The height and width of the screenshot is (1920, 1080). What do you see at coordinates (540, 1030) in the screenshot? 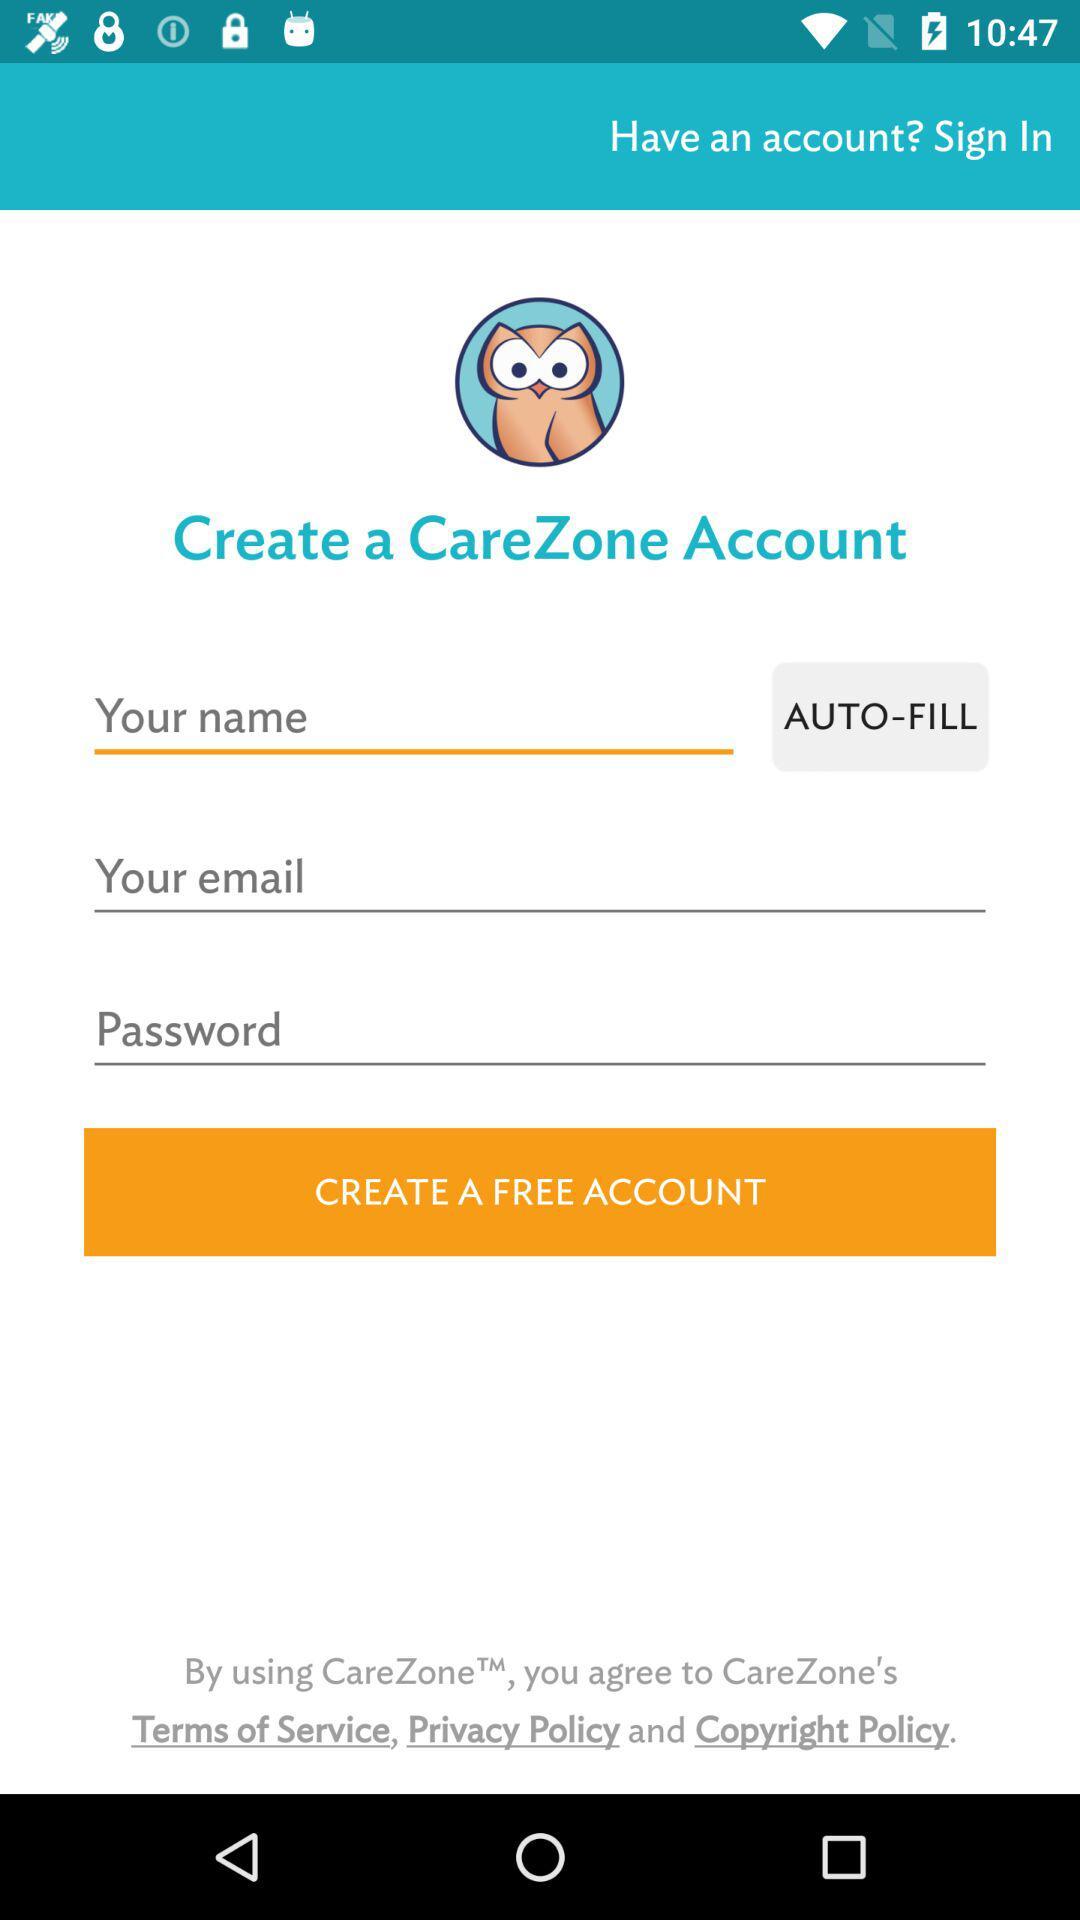
I see `password` at bounding box center [540, 1030].